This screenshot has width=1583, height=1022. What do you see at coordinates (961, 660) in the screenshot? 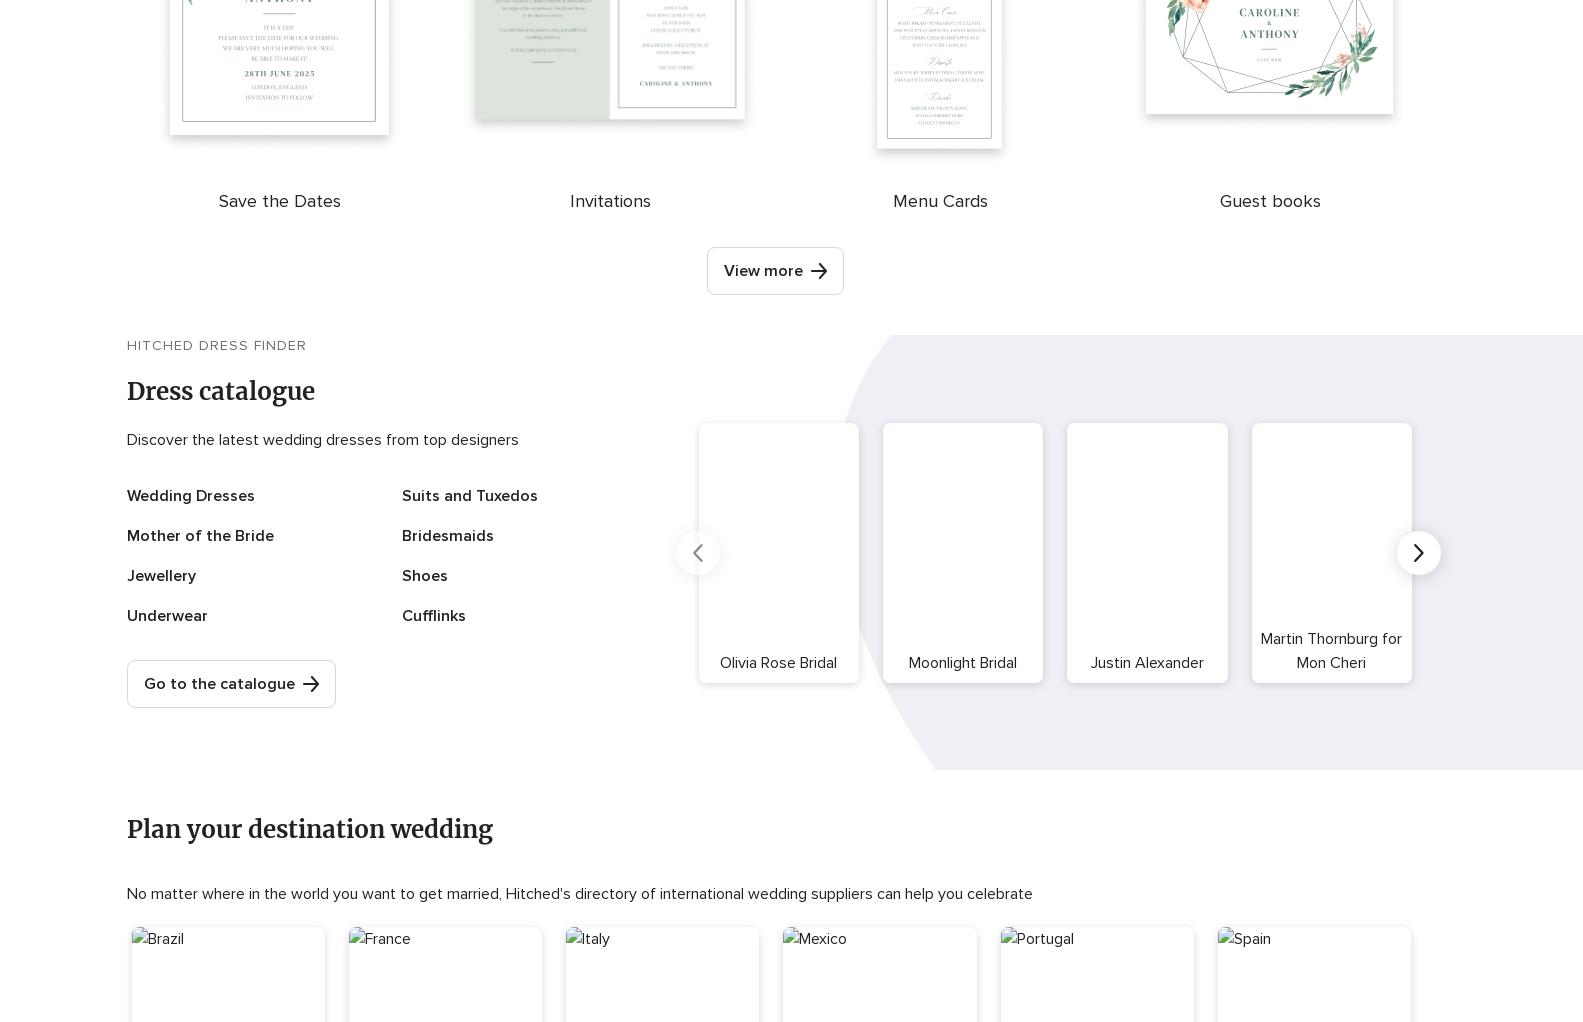
I see `'Moonlight Bridal'` at bounding box center [961, 660].